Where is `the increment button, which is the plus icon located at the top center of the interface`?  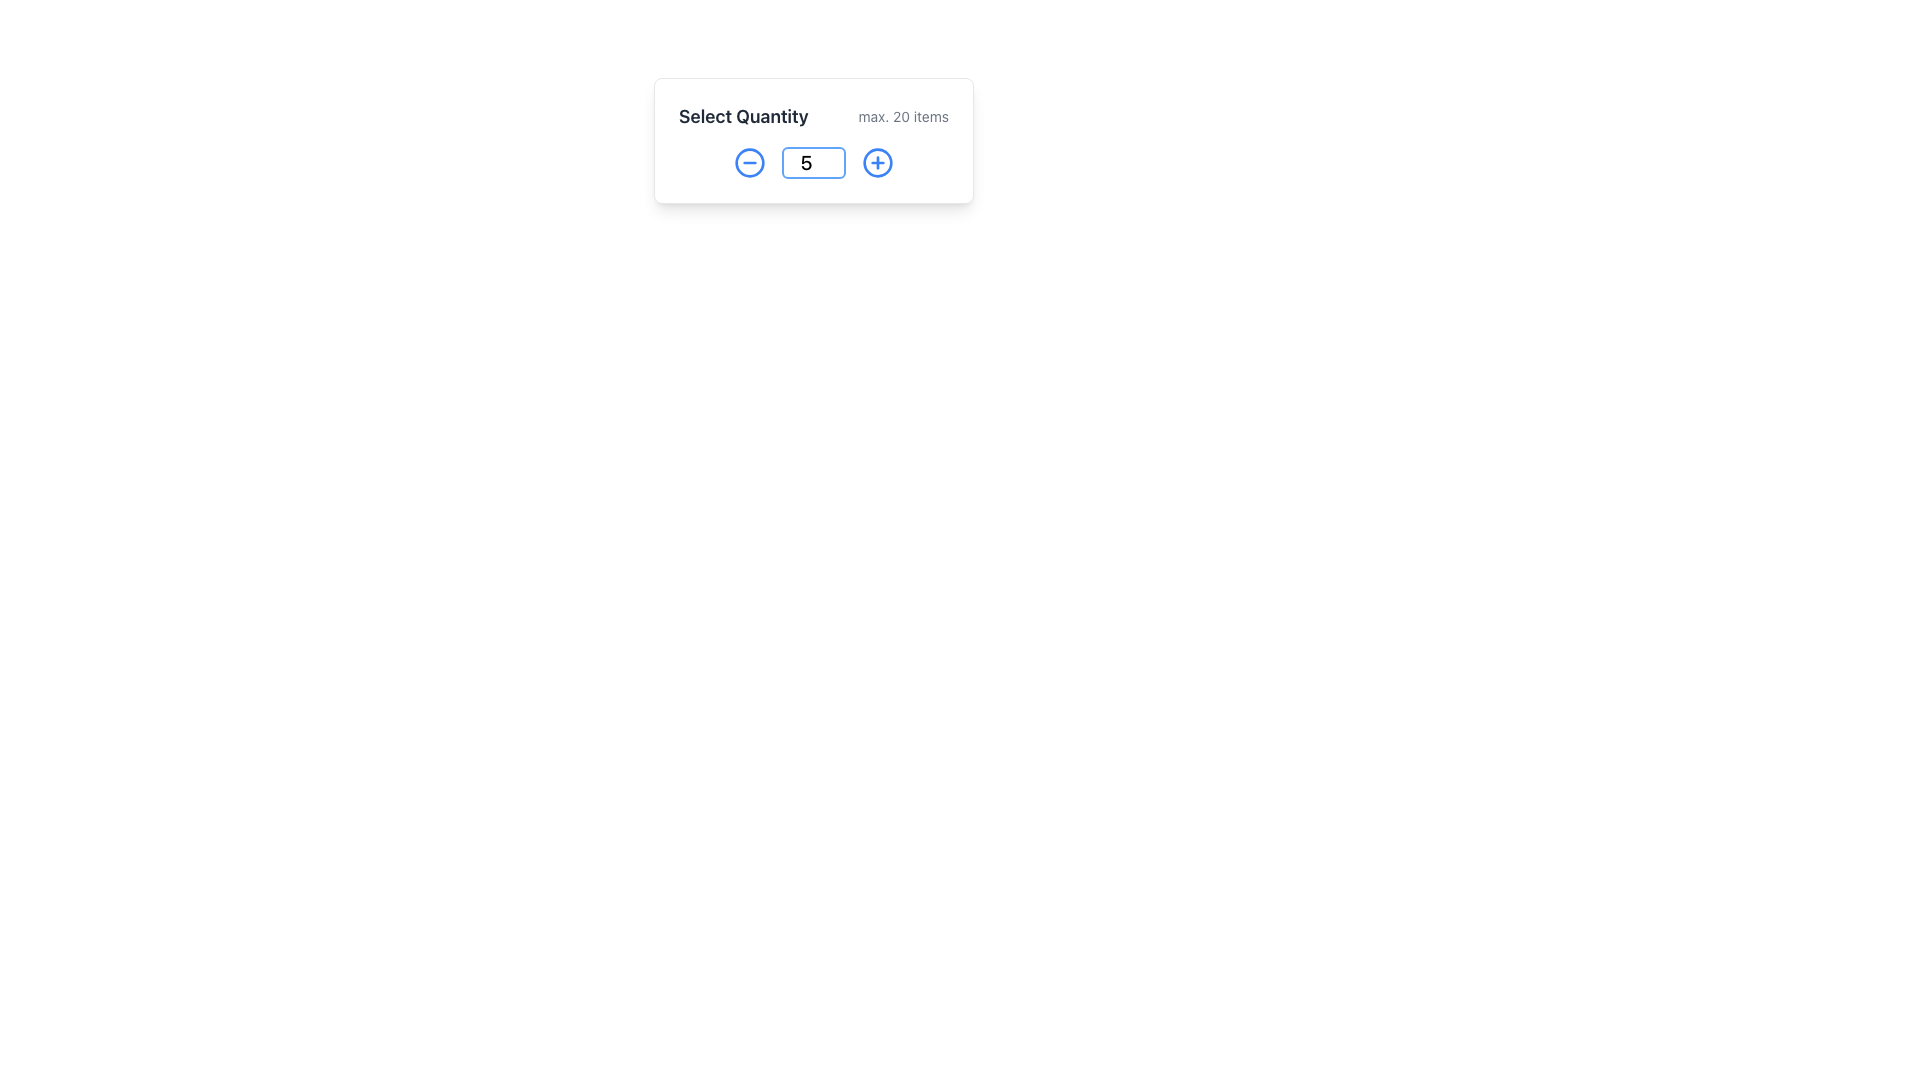 the increment button, which is the plus icon located at the top center of the interface is located at coordinates (878, 161).